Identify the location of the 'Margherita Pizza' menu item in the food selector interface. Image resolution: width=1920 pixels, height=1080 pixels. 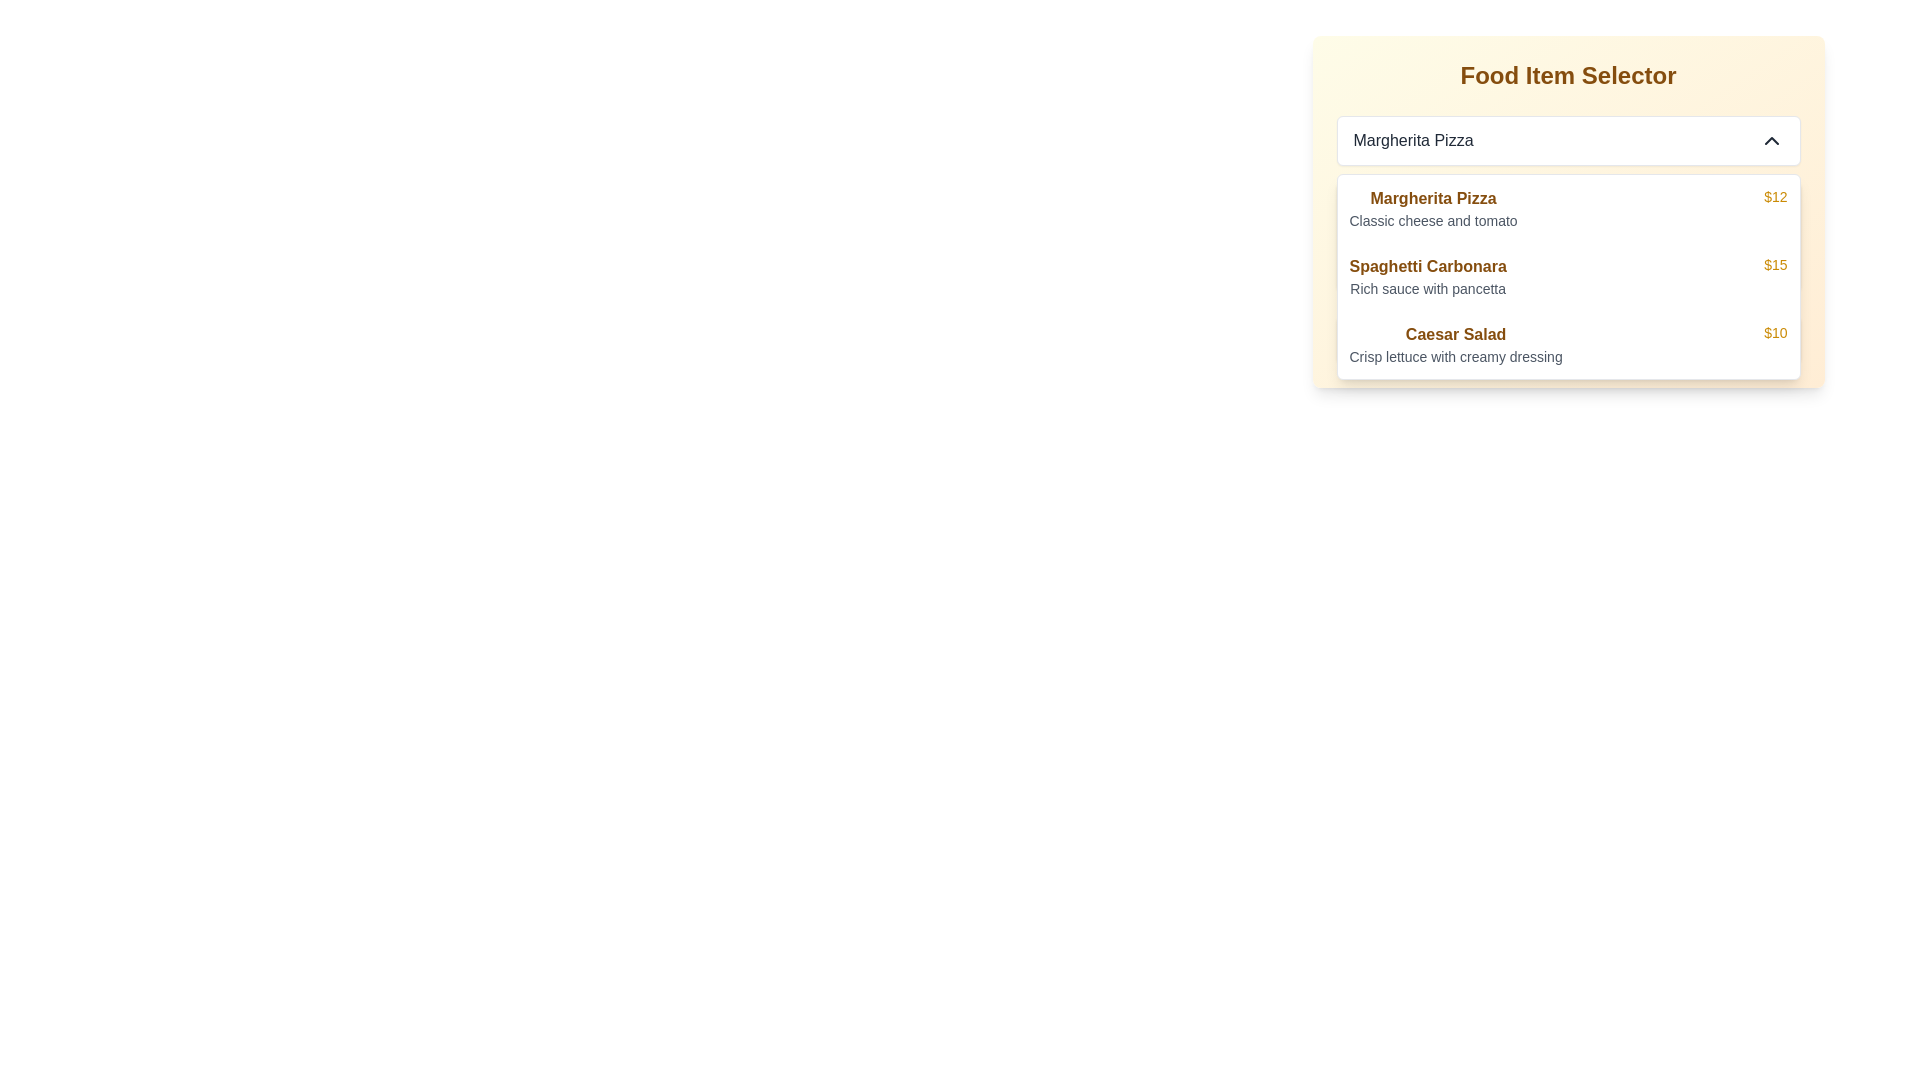
(1567, 208).